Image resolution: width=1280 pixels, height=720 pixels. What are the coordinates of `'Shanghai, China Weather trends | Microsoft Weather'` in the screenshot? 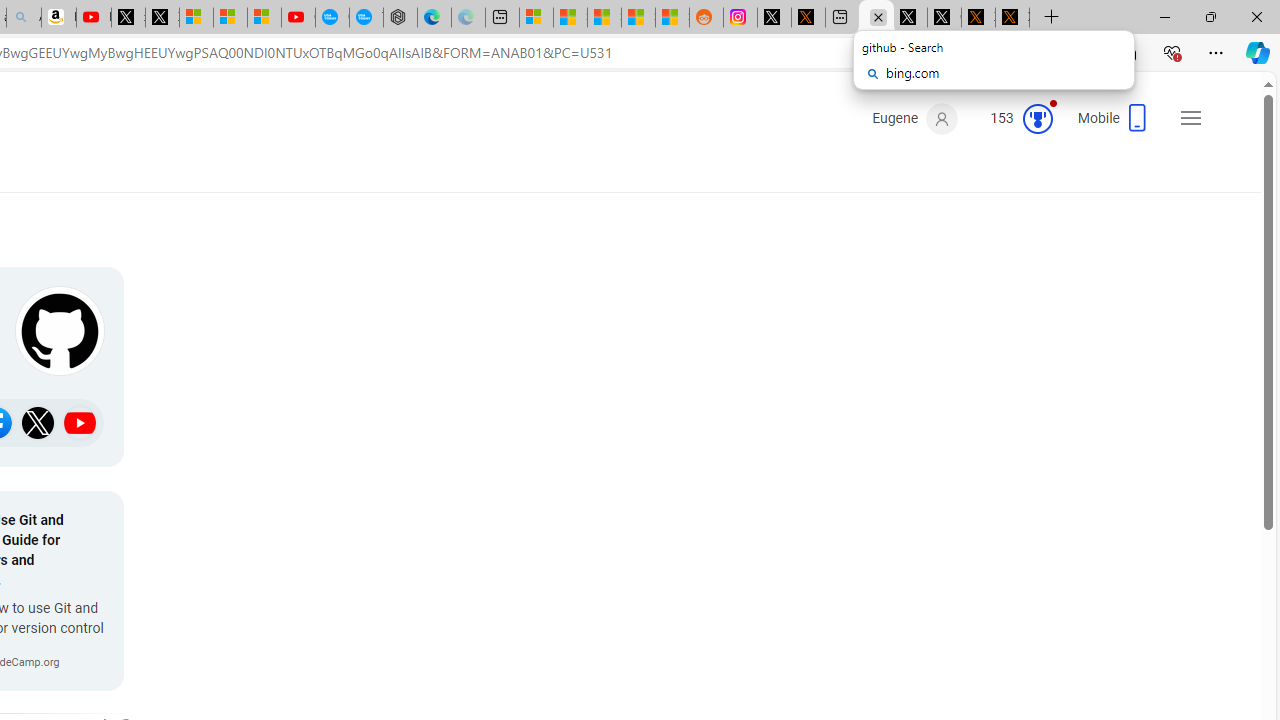 It's located at (672, 17).